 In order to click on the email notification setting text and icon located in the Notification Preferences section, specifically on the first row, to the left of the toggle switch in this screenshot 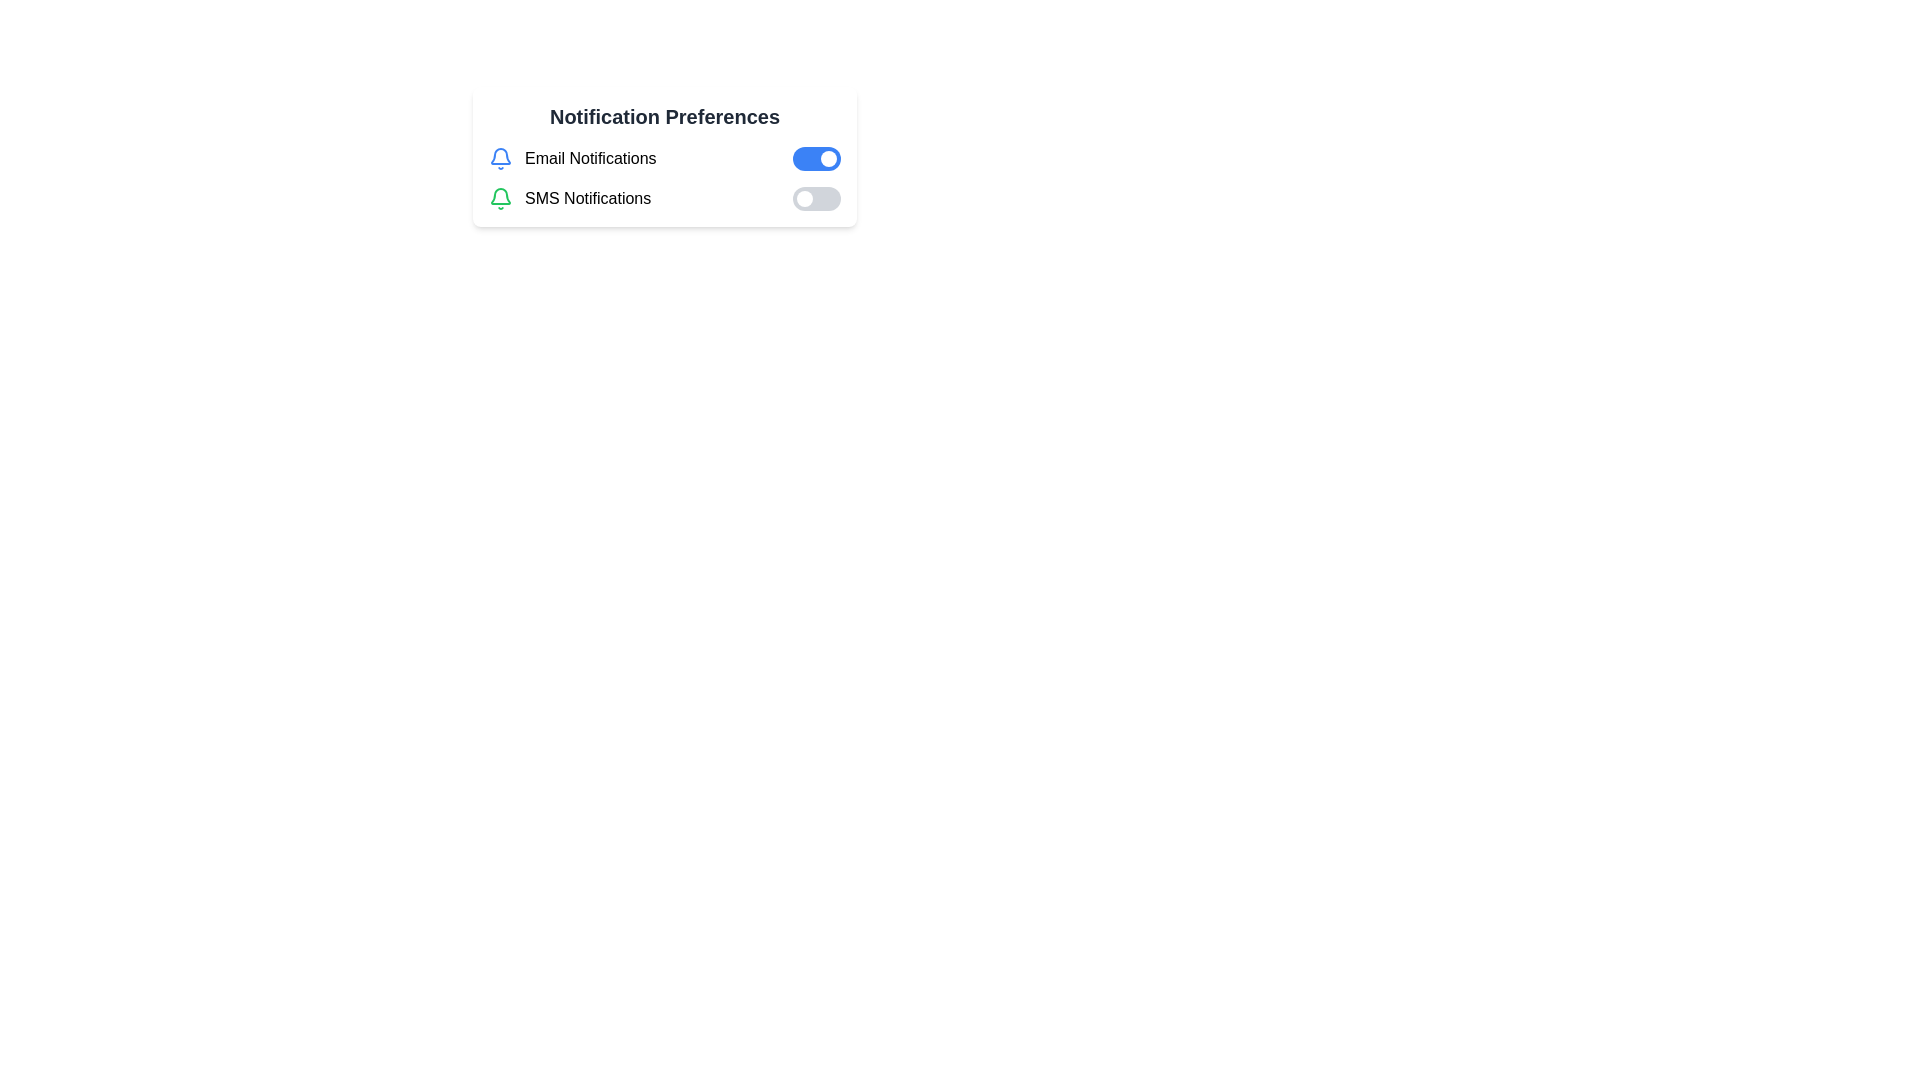, I will do `click(571, 157)`.